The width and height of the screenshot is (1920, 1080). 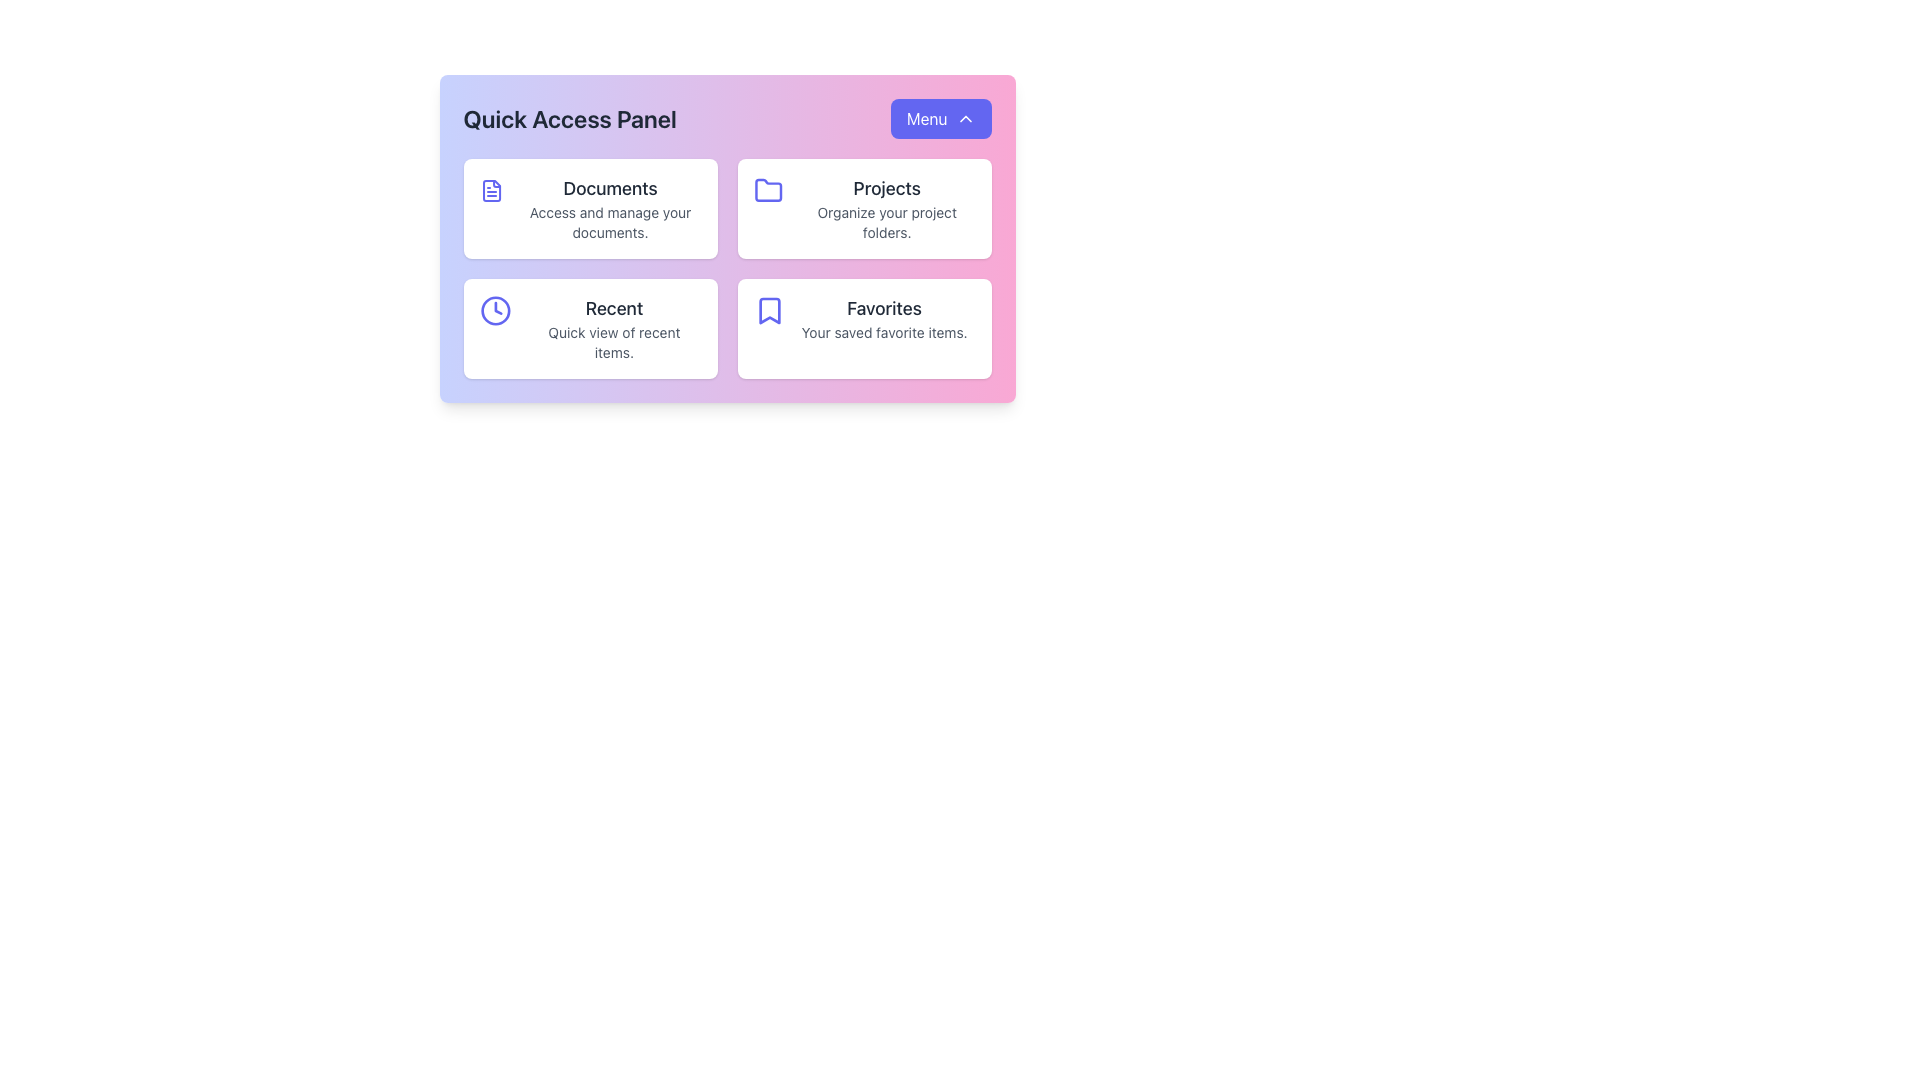 I want to click on the 'Documents' text label, which is styled with a larger, bold font in dark gray color, located in the top left card of the Quick Access Panel, so click(x=609, y=189).